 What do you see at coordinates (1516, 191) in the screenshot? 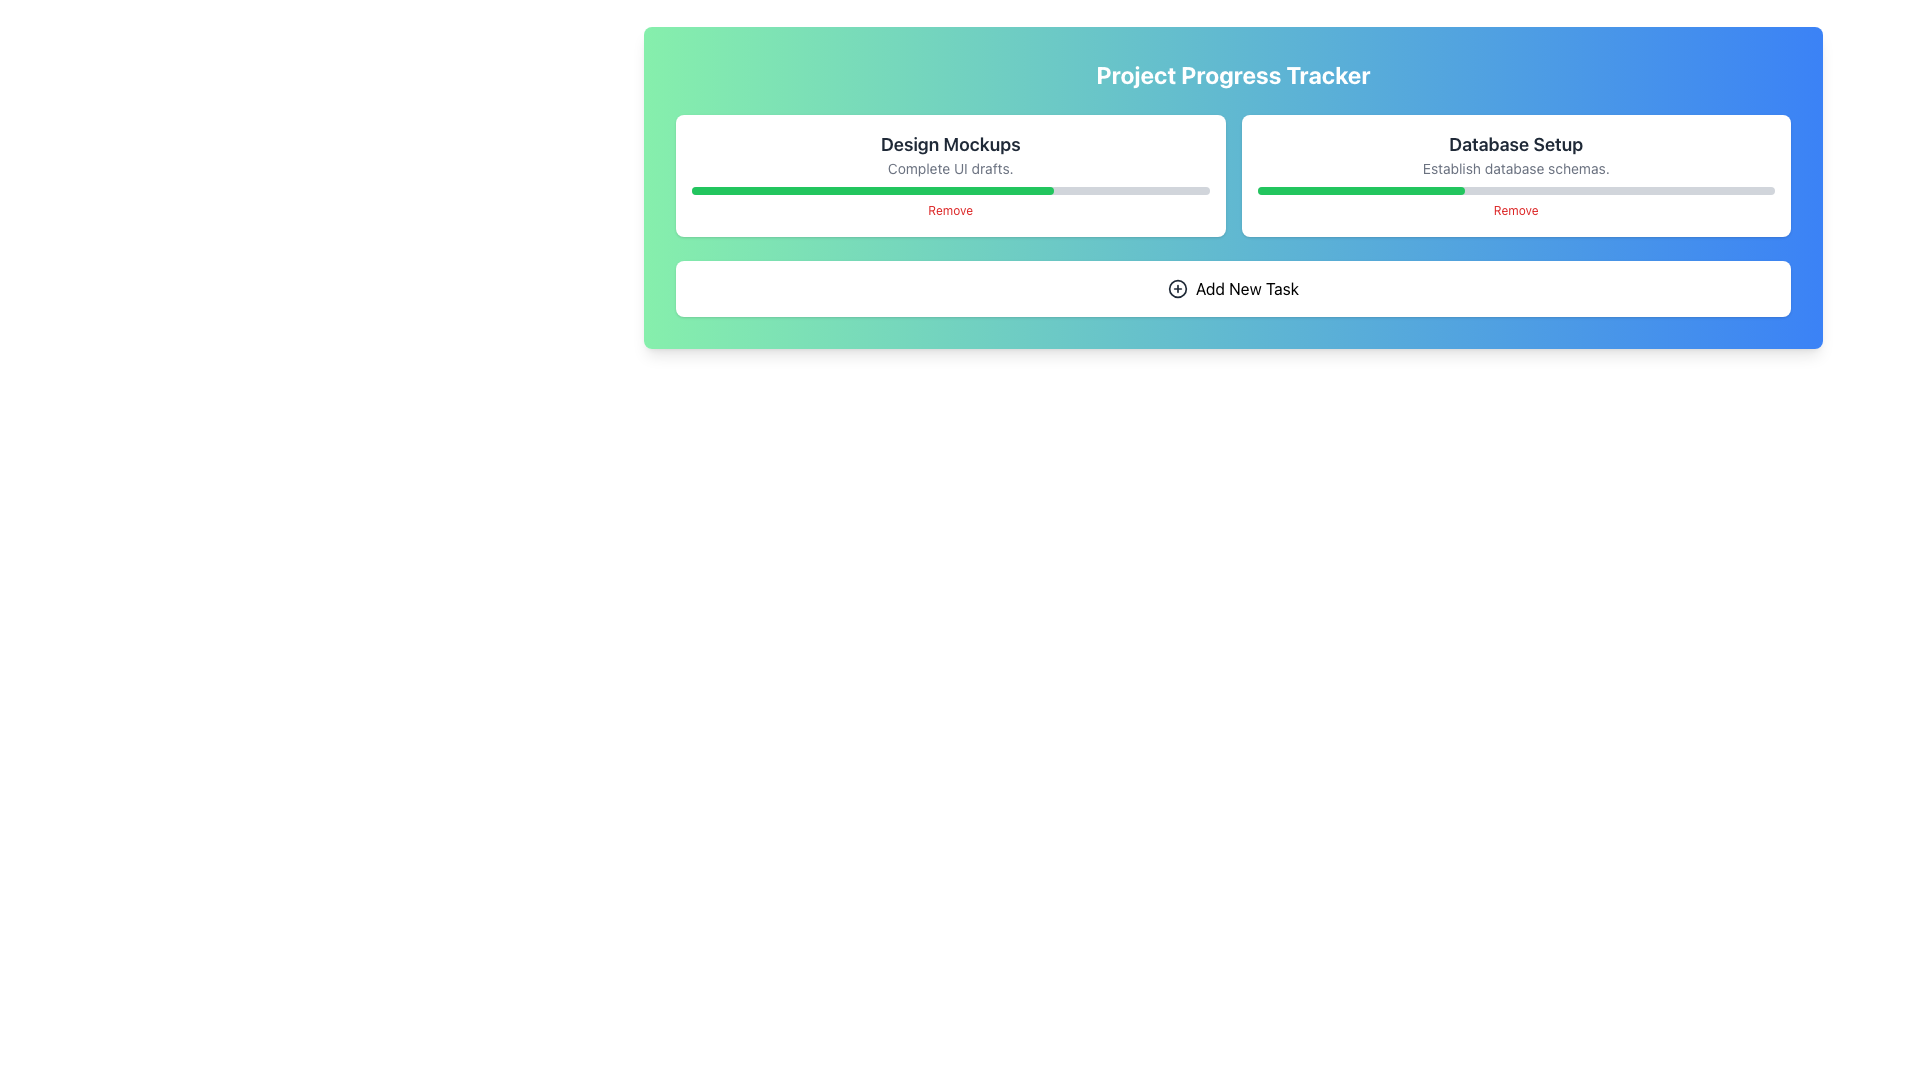
I see `the progress bar representing 40% completion under the 'Establish database schemas.' subheading in the 'Database Setup' card` at bounding box center [1516, 191].